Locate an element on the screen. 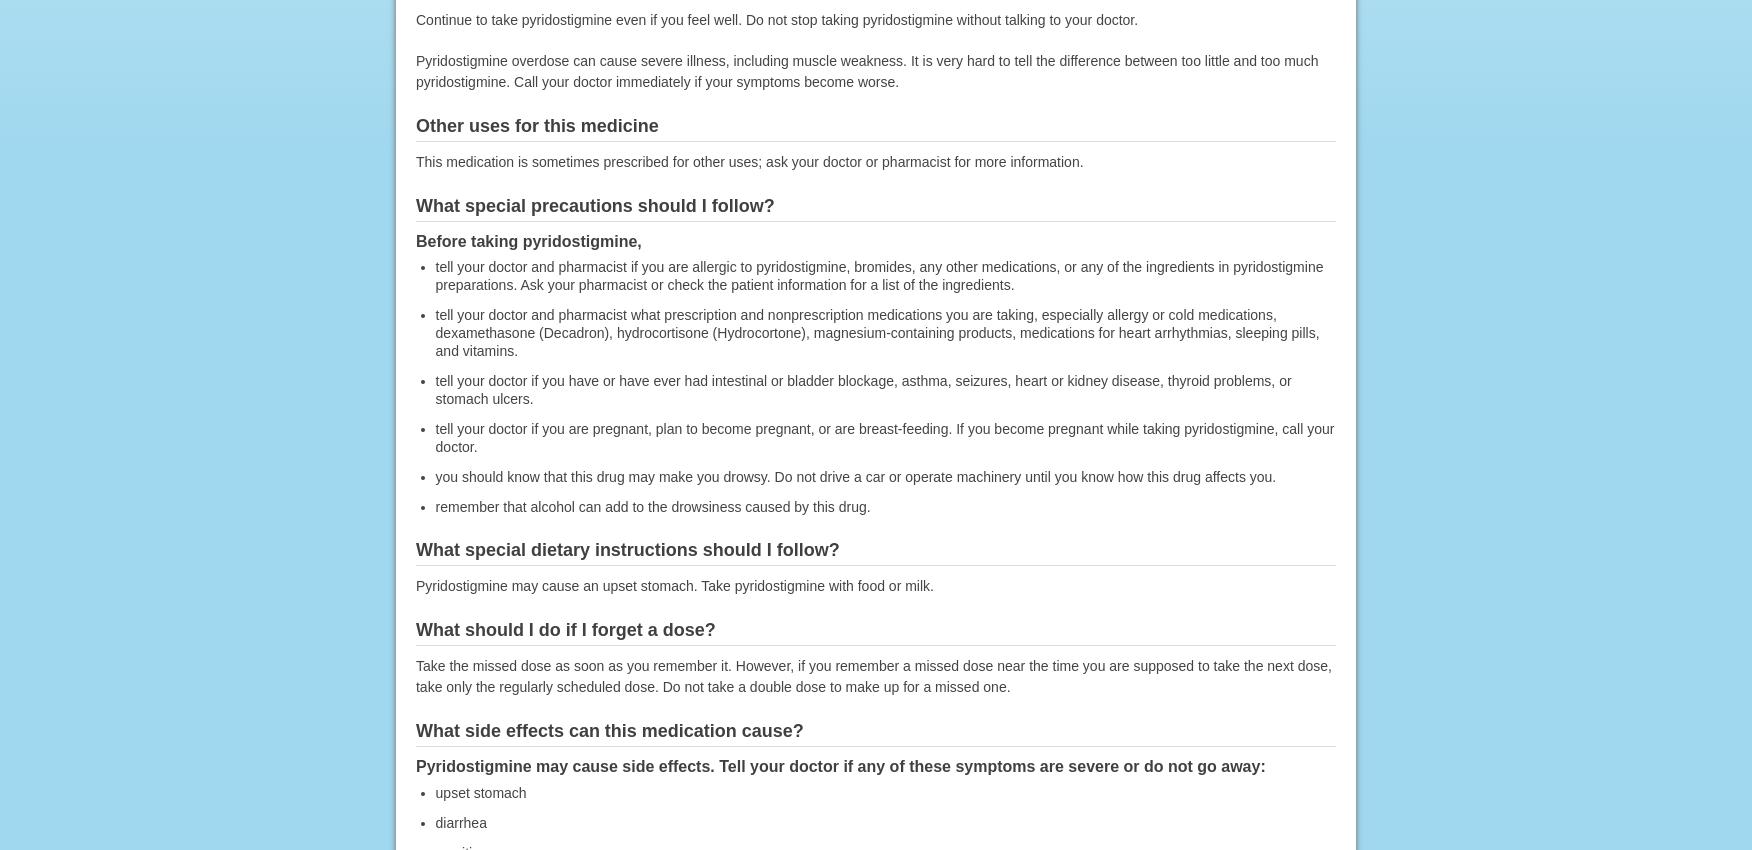  'Pyridostigmine may cause side effects. Tell your doctor if any of these symptoms are severe or do not go away:' is located at coordinates (839, 765).